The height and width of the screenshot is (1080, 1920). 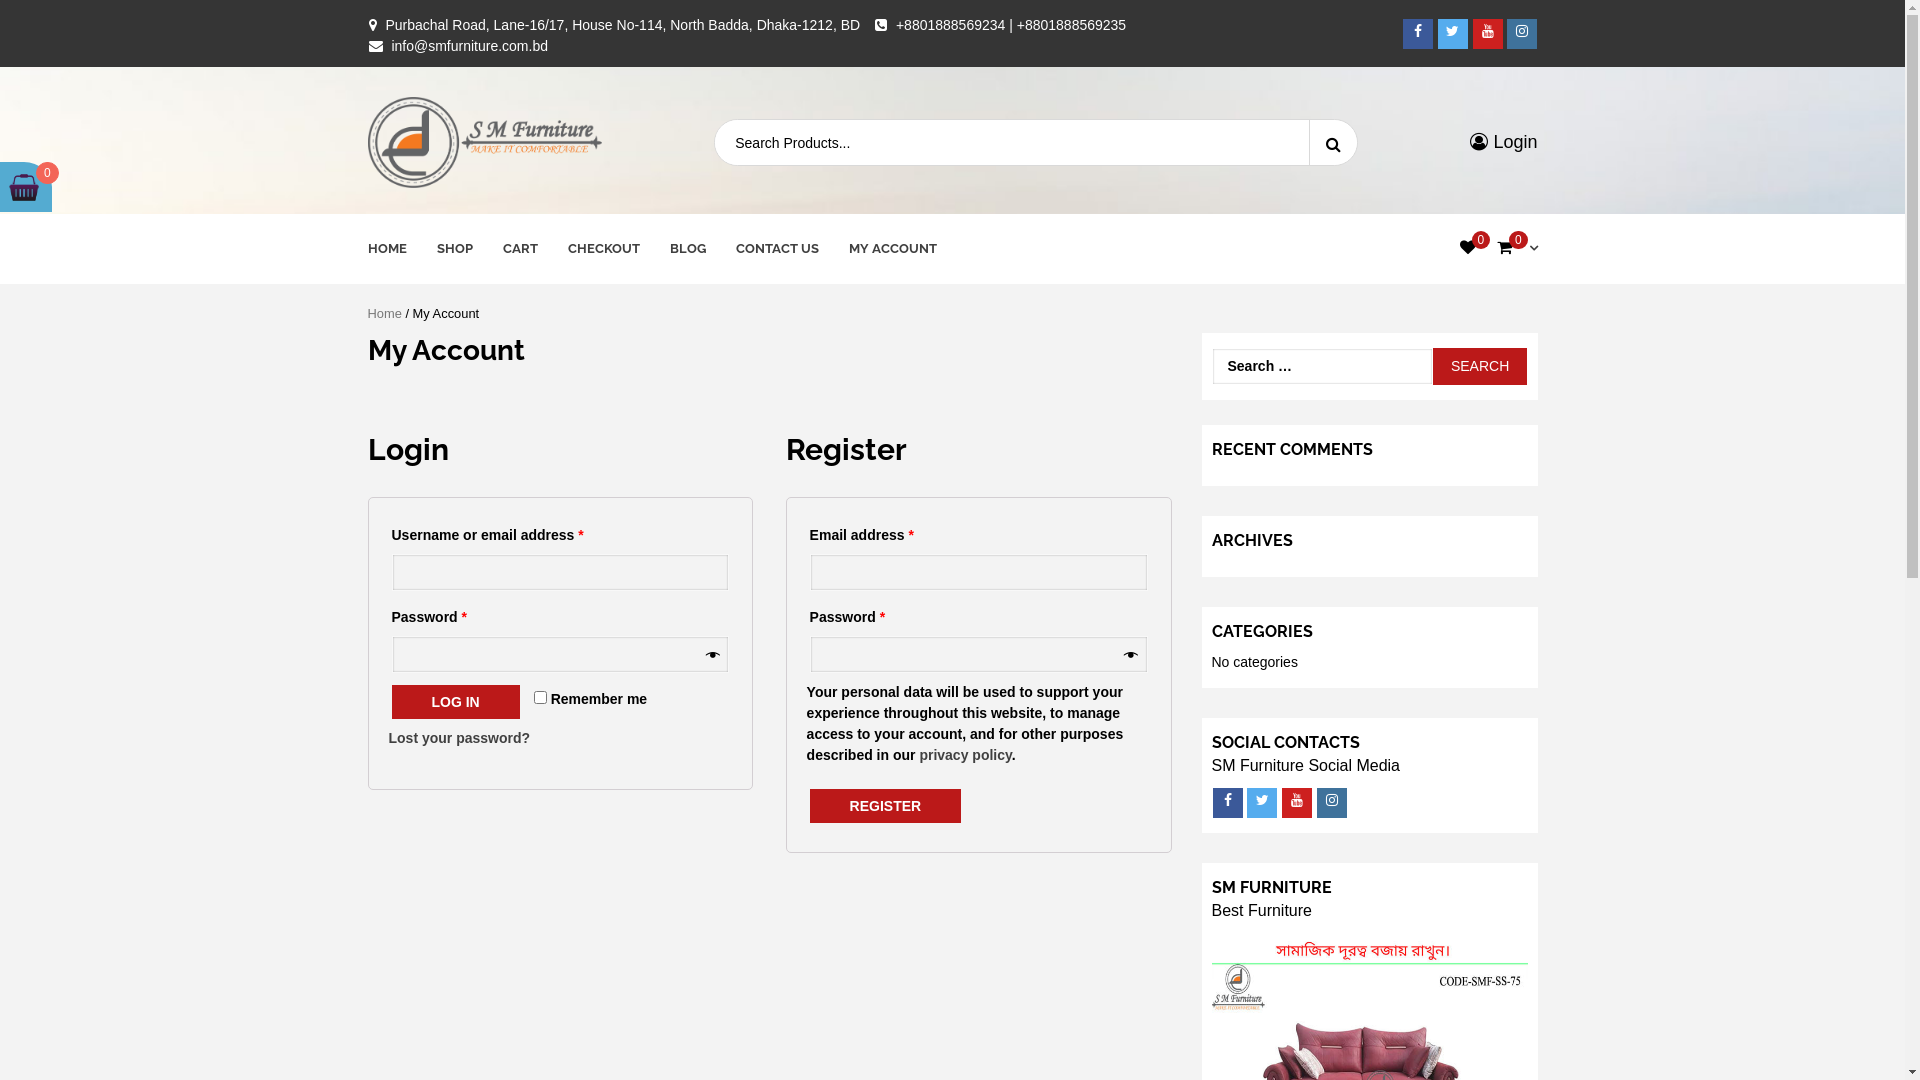 I want to click on 'Instagram', so click(x=1331, y=801).